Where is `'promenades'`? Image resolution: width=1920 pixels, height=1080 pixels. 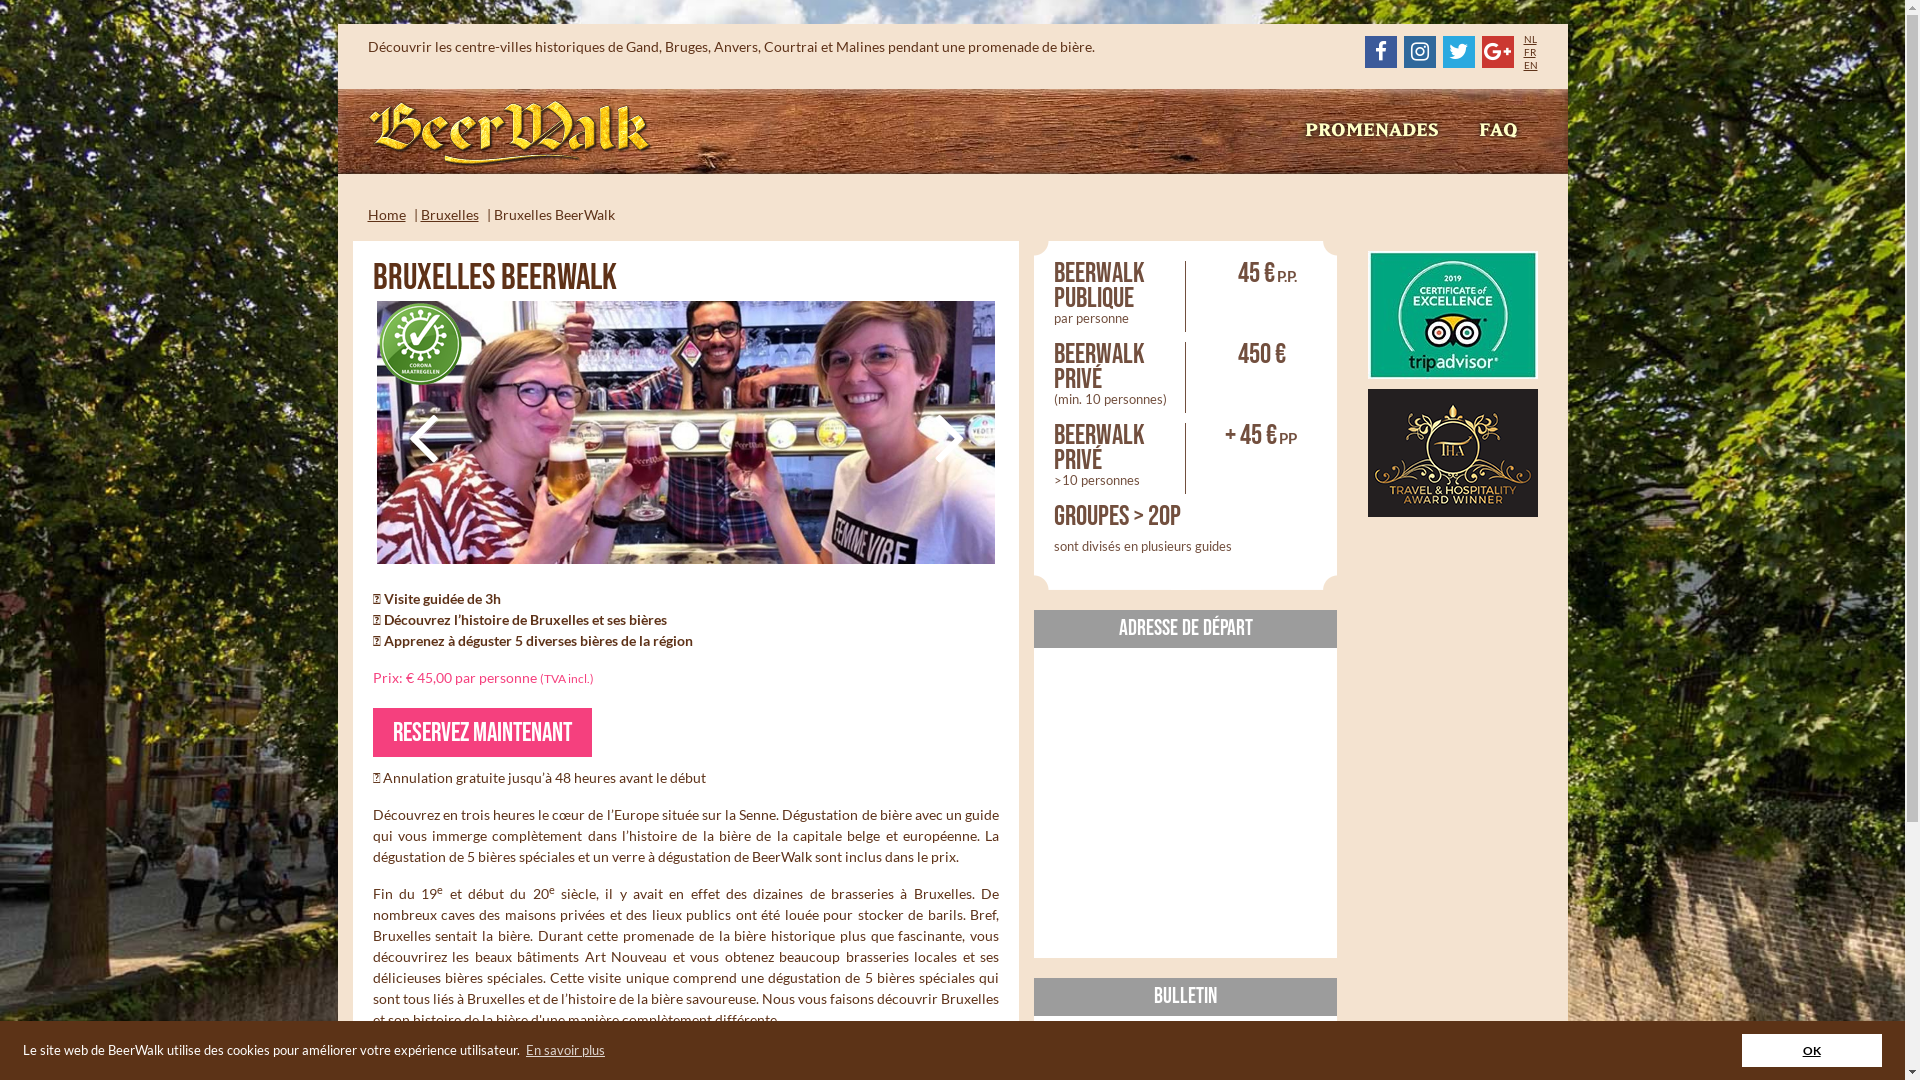 'promenades' is located at coordinates (1370, 131).